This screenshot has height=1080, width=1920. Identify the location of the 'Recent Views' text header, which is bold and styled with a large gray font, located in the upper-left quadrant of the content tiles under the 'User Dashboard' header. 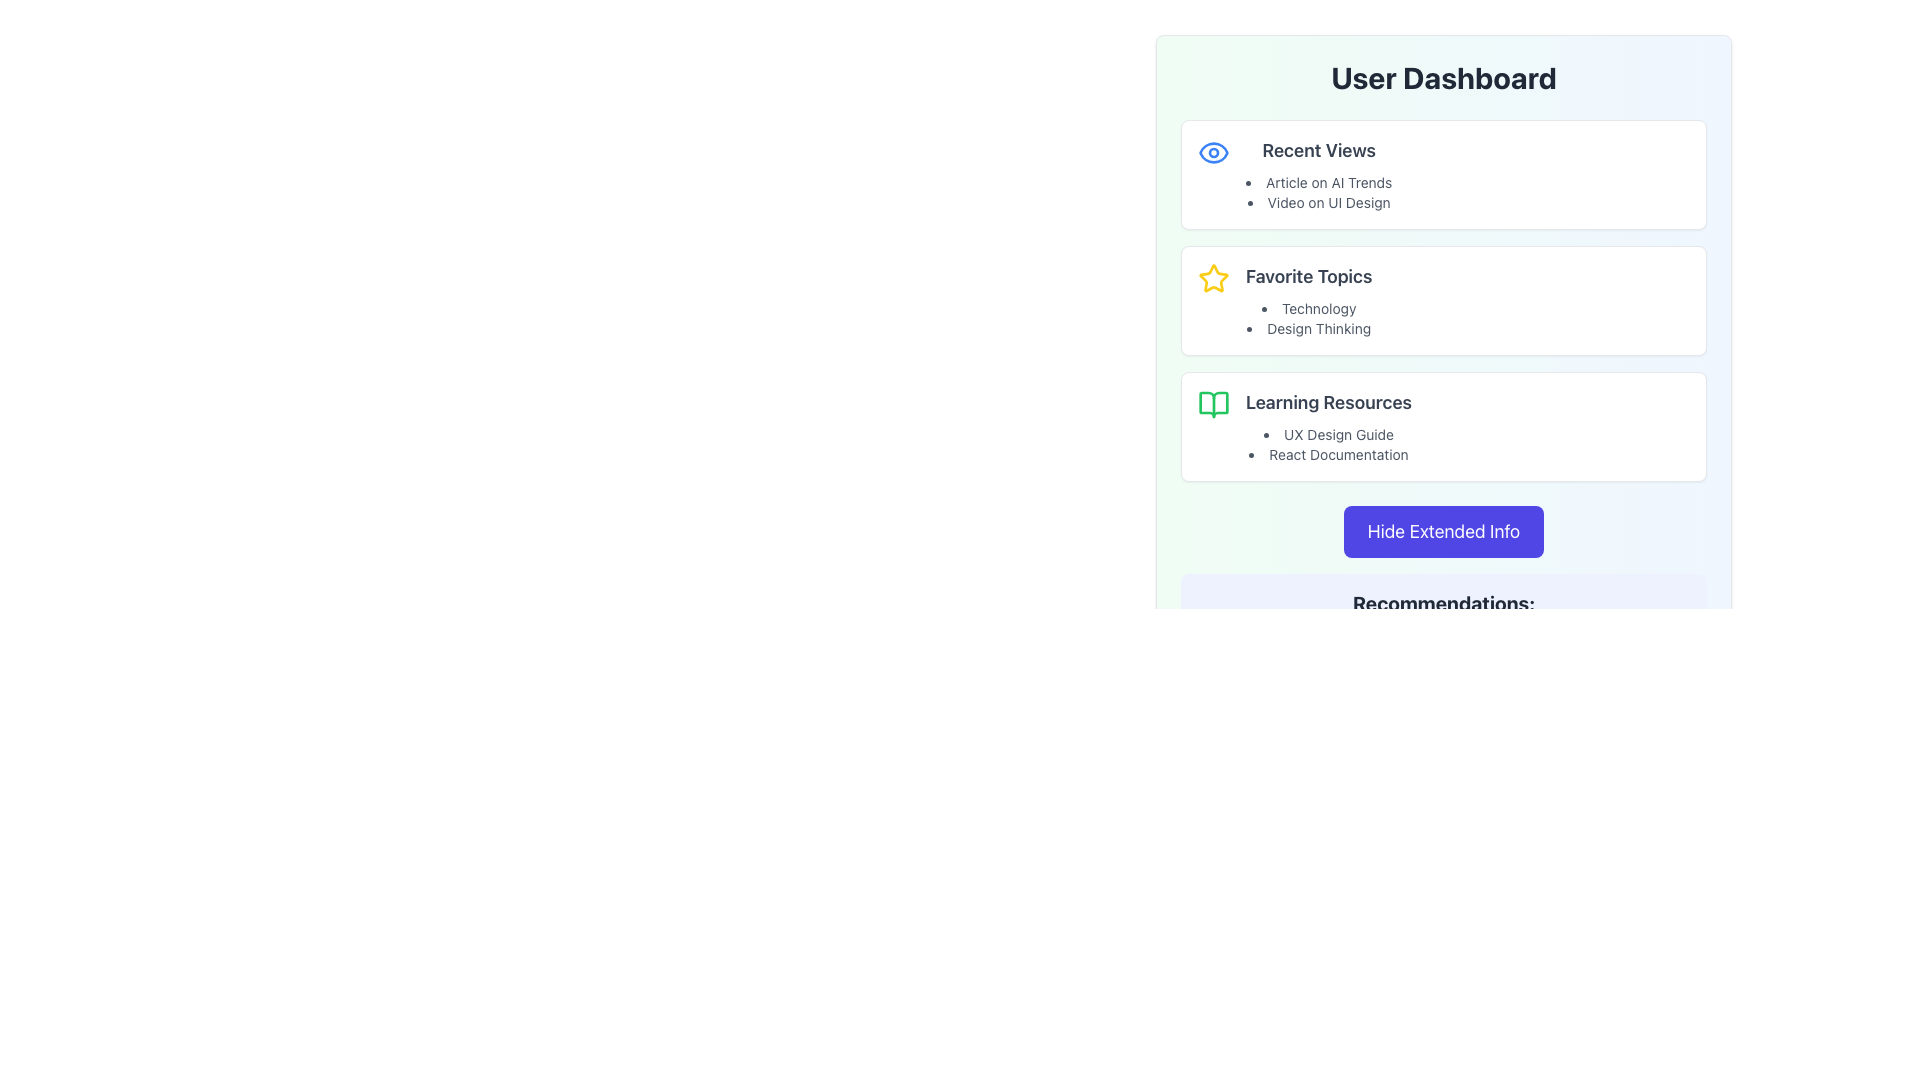
(1319, 149).